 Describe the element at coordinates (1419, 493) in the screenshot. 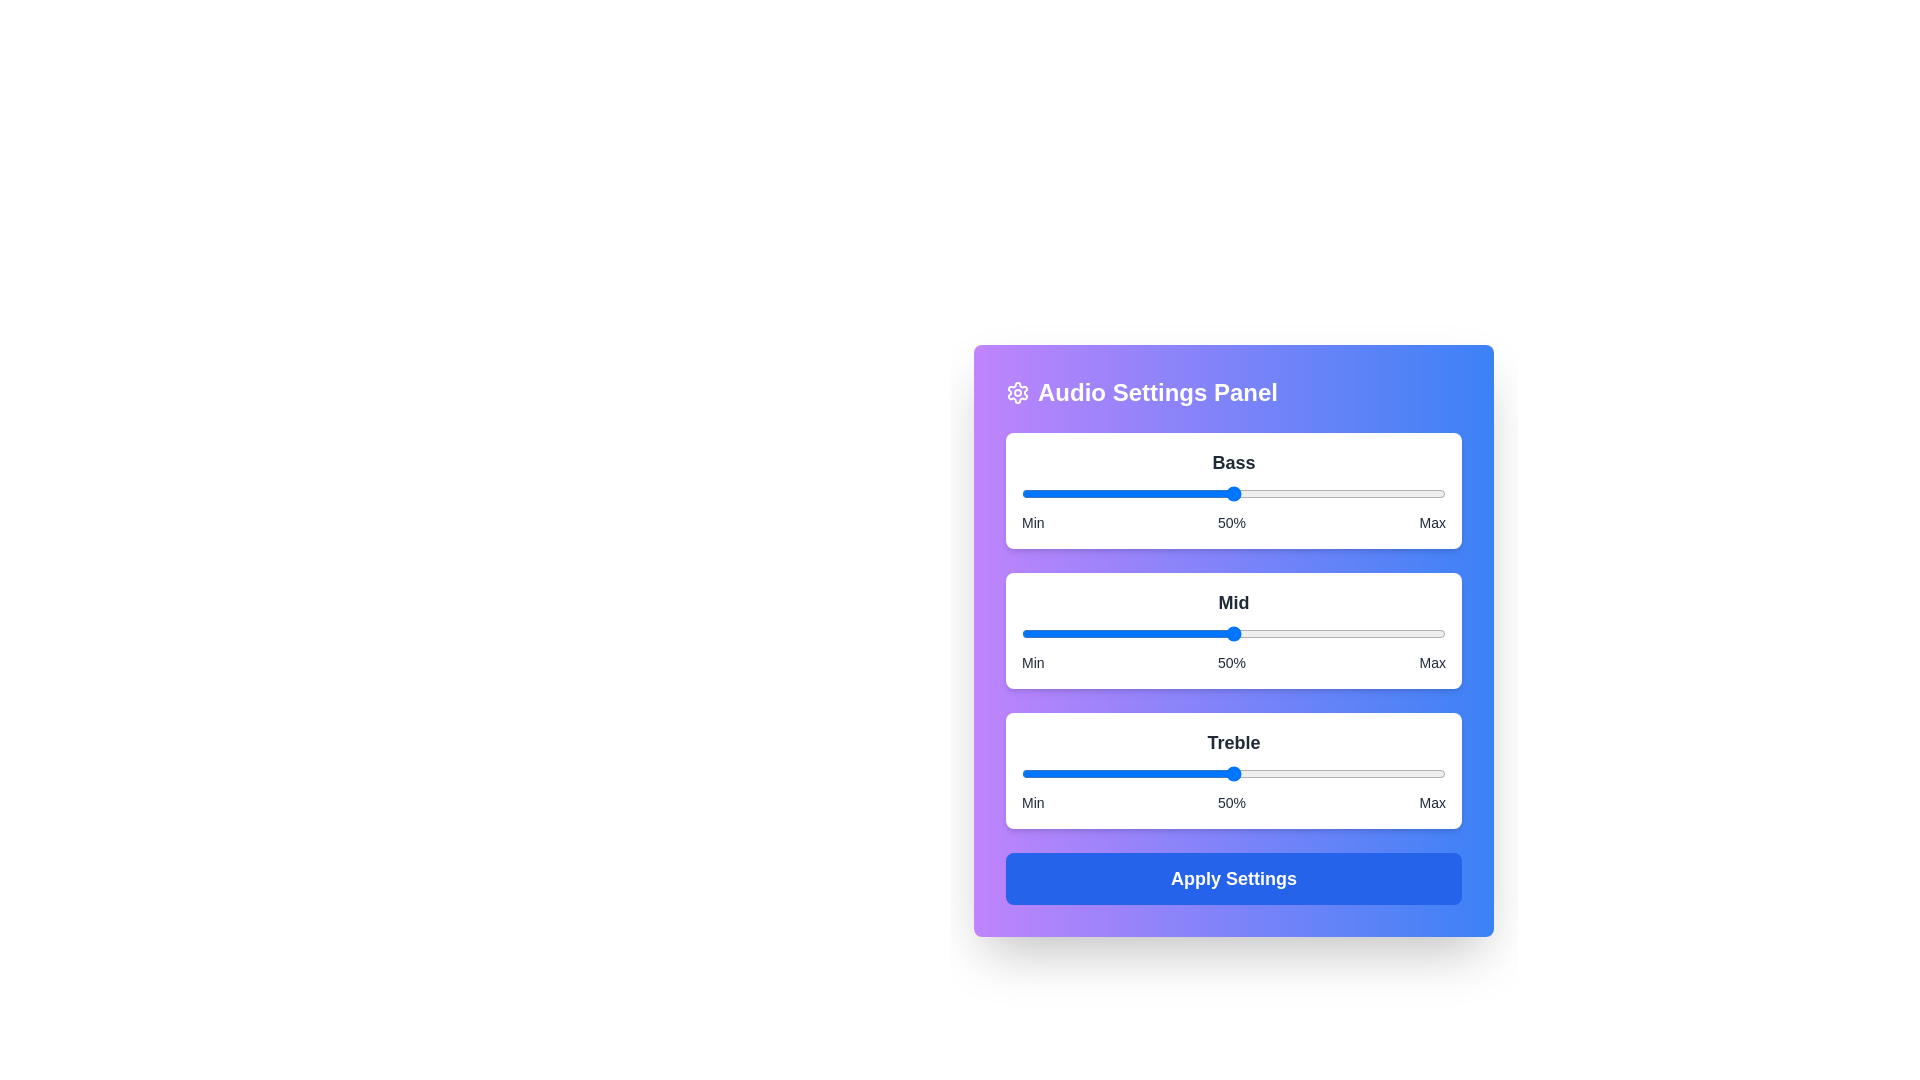

I see `the bass level` at that location.